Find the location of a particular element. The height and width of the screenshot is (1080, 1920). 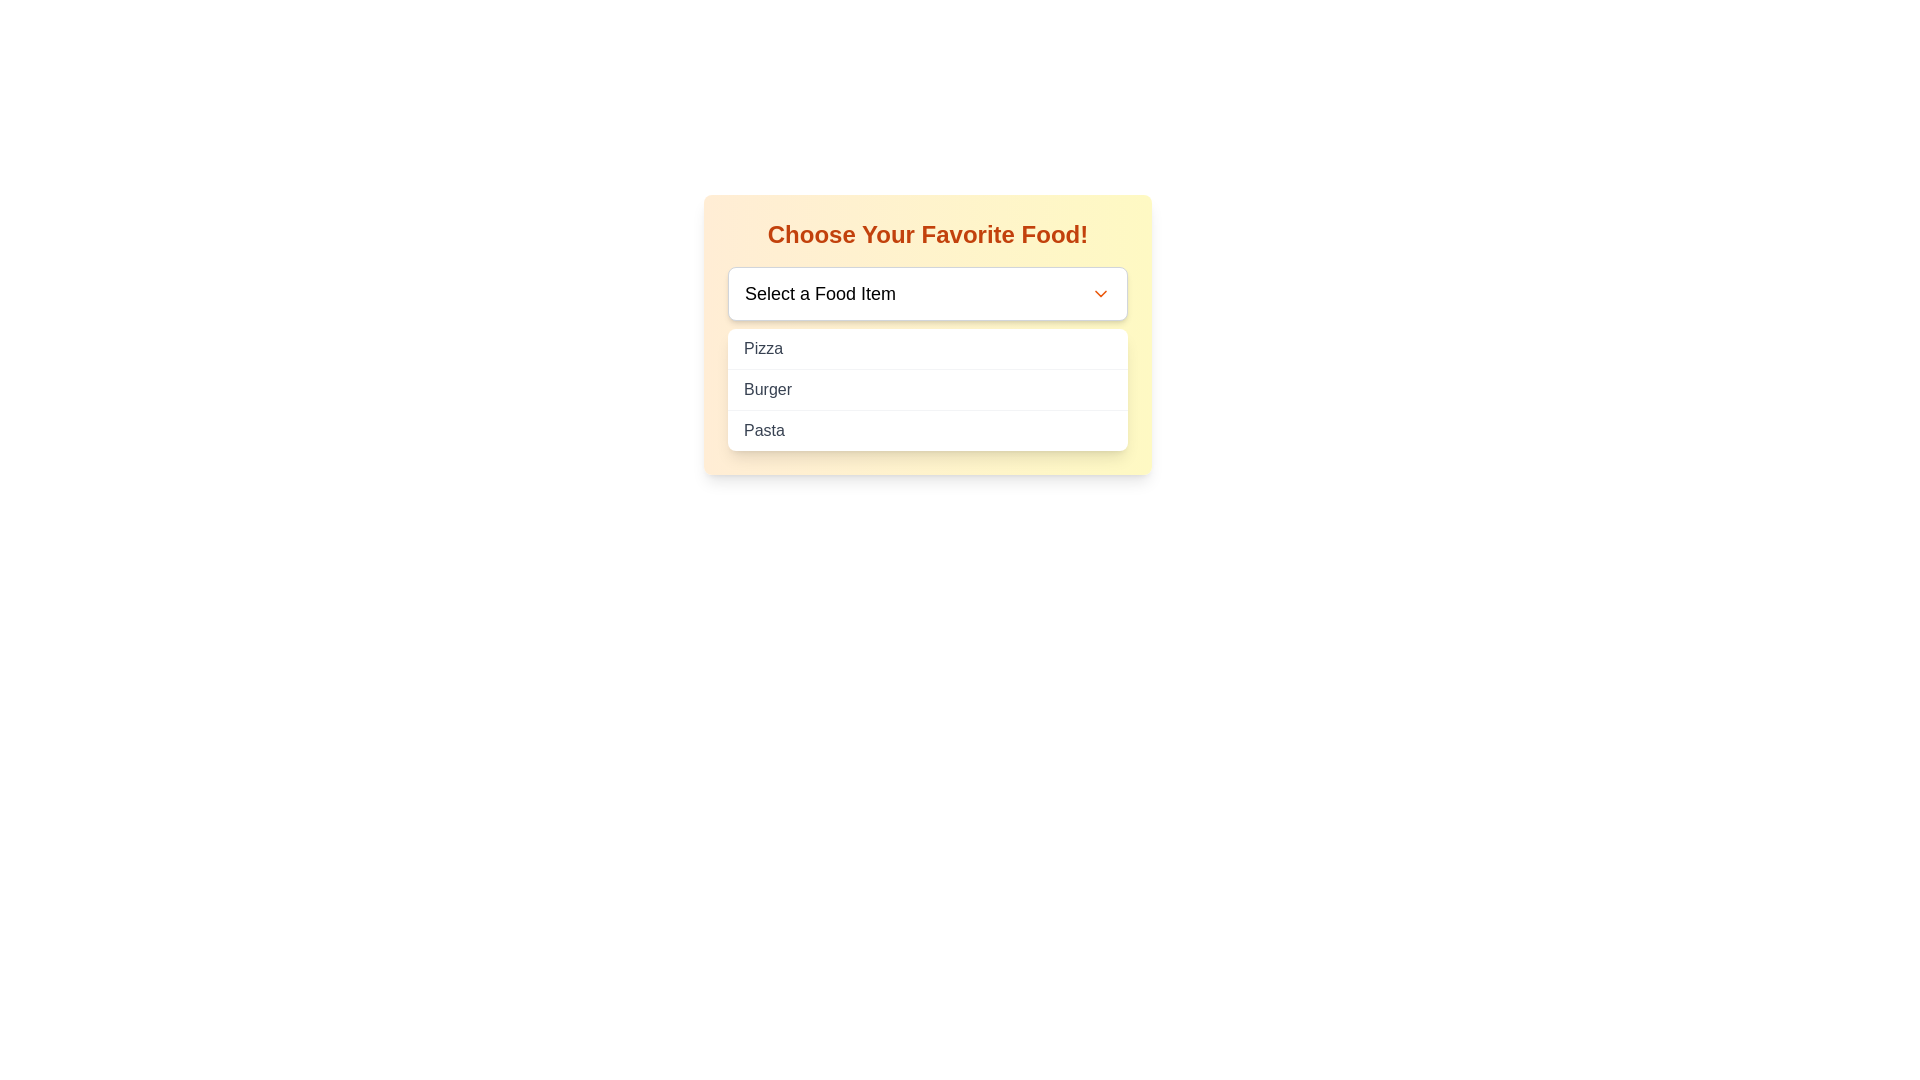

the third item in the dropdown menu labeled 'Pasta' is located at coordinates (926, 429).